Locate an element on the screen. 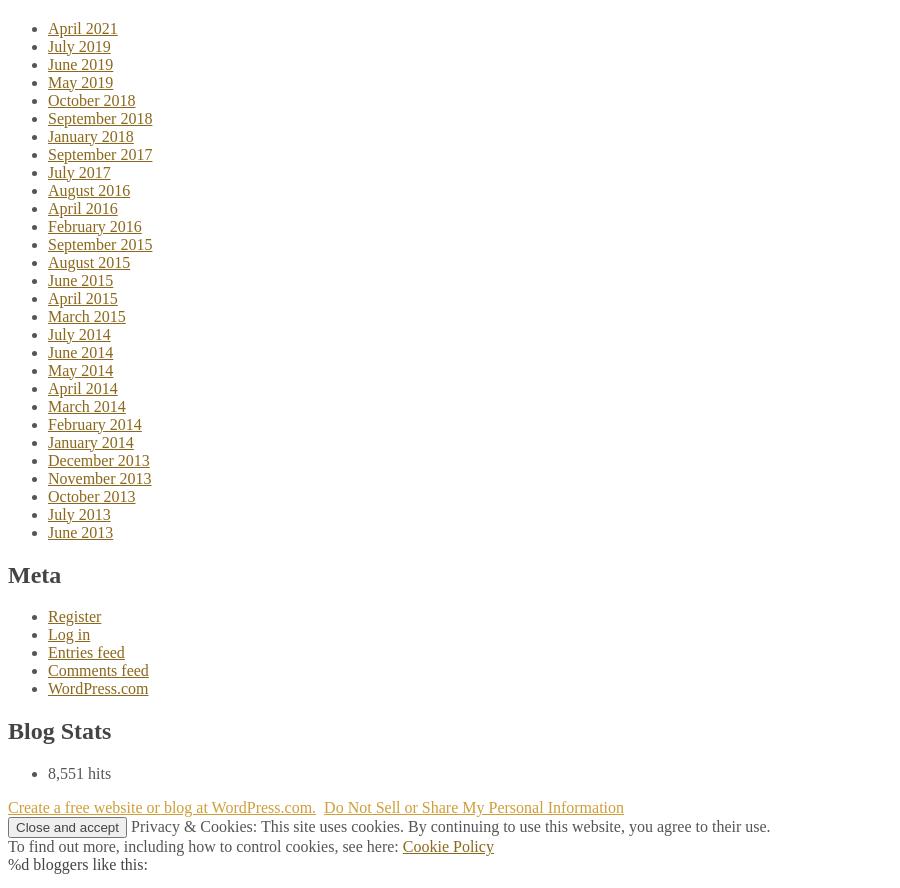 The width and height of the screenshot is (900, 888). '%d' is located at coordinates (17, 863).